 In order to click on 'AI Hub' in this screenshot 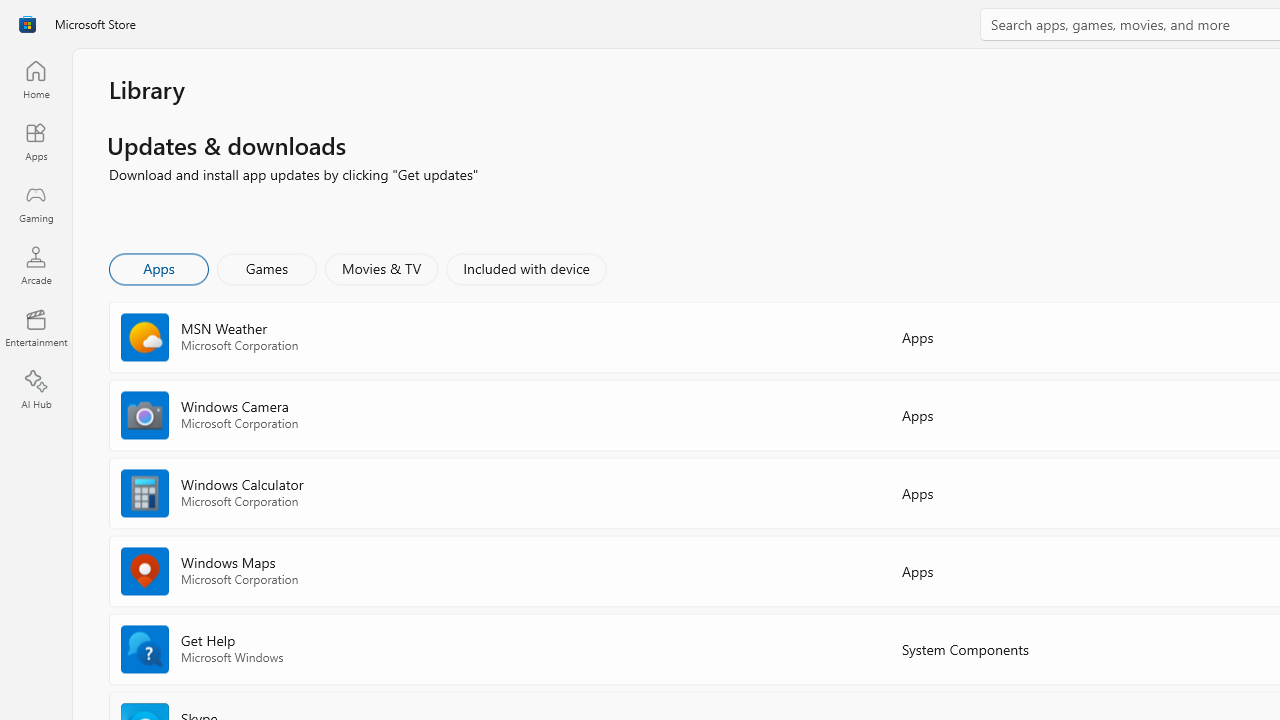, I will do `click(35, 390)`.